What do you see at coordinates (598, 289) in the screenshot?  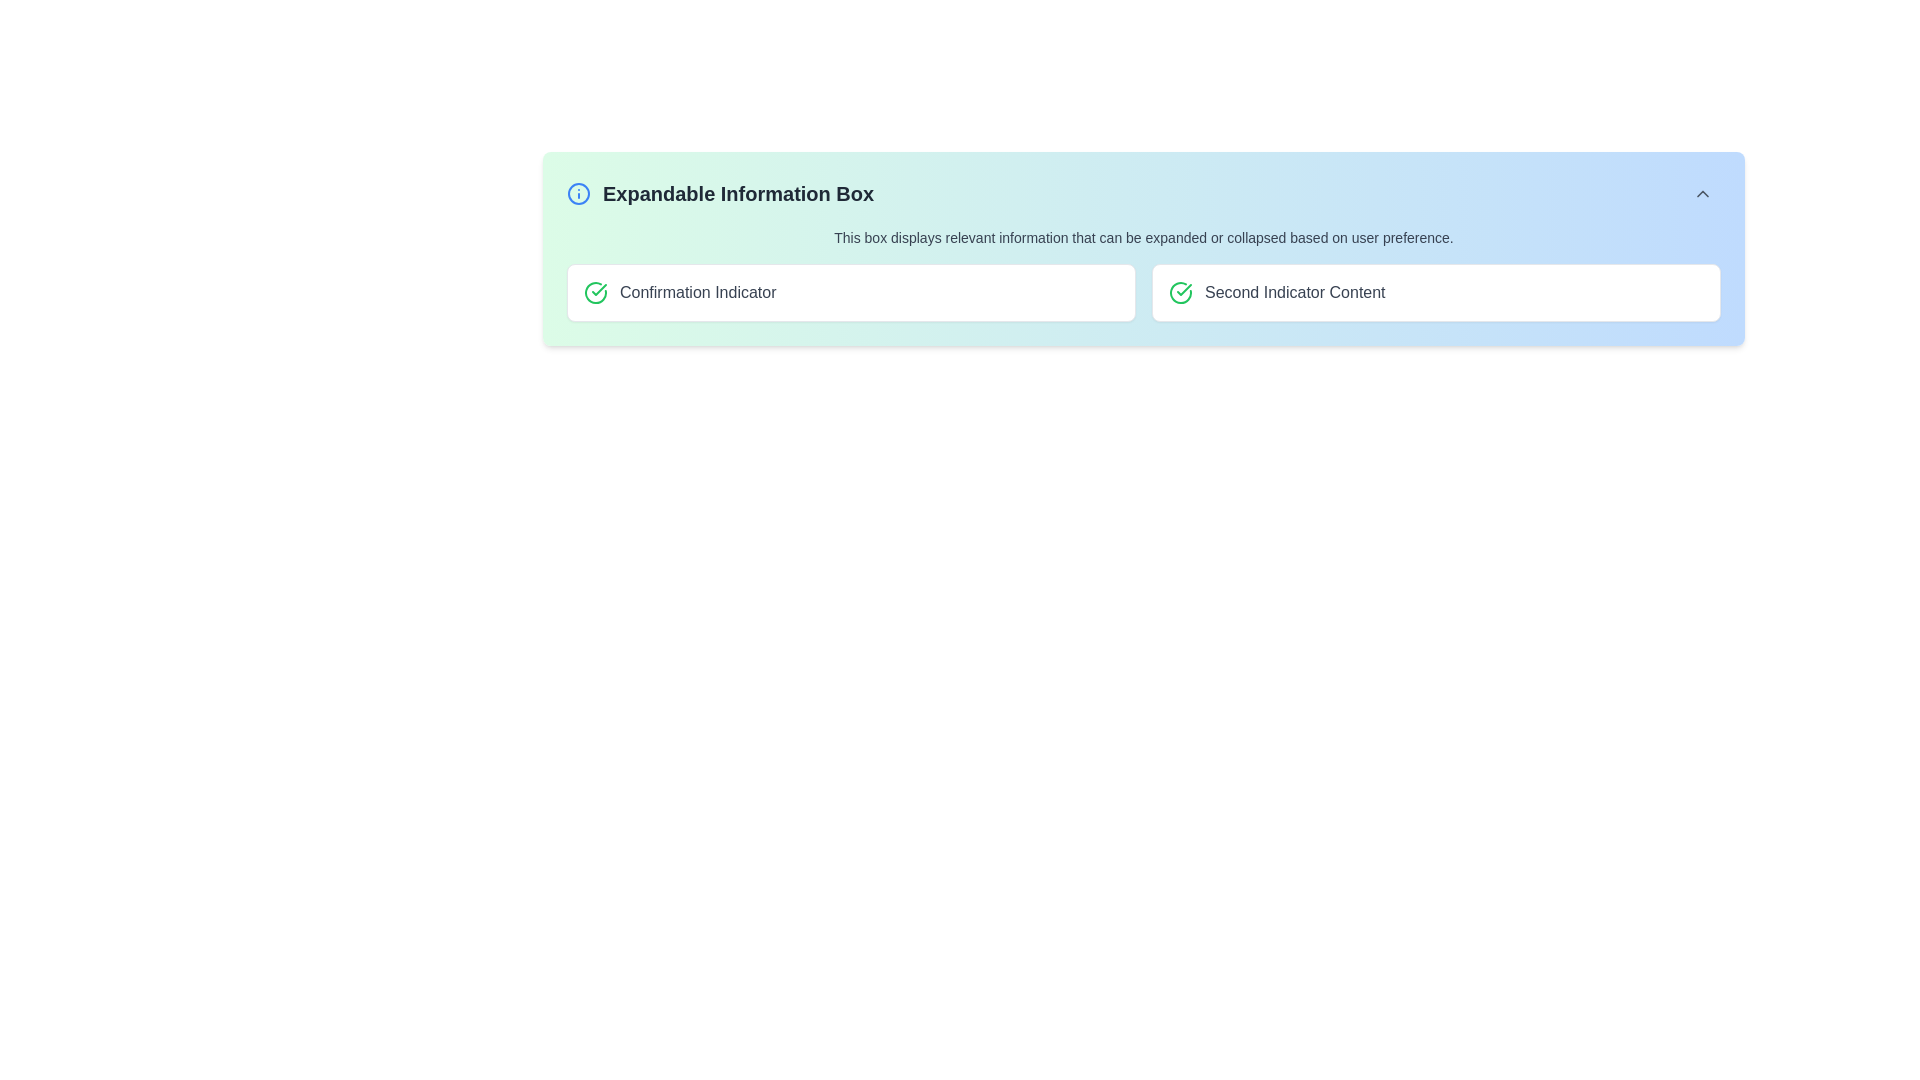 I see `the green circular icon labeled 'Confirmation Indicator' which serves as a success indicator` at bounding box center [598, 289].